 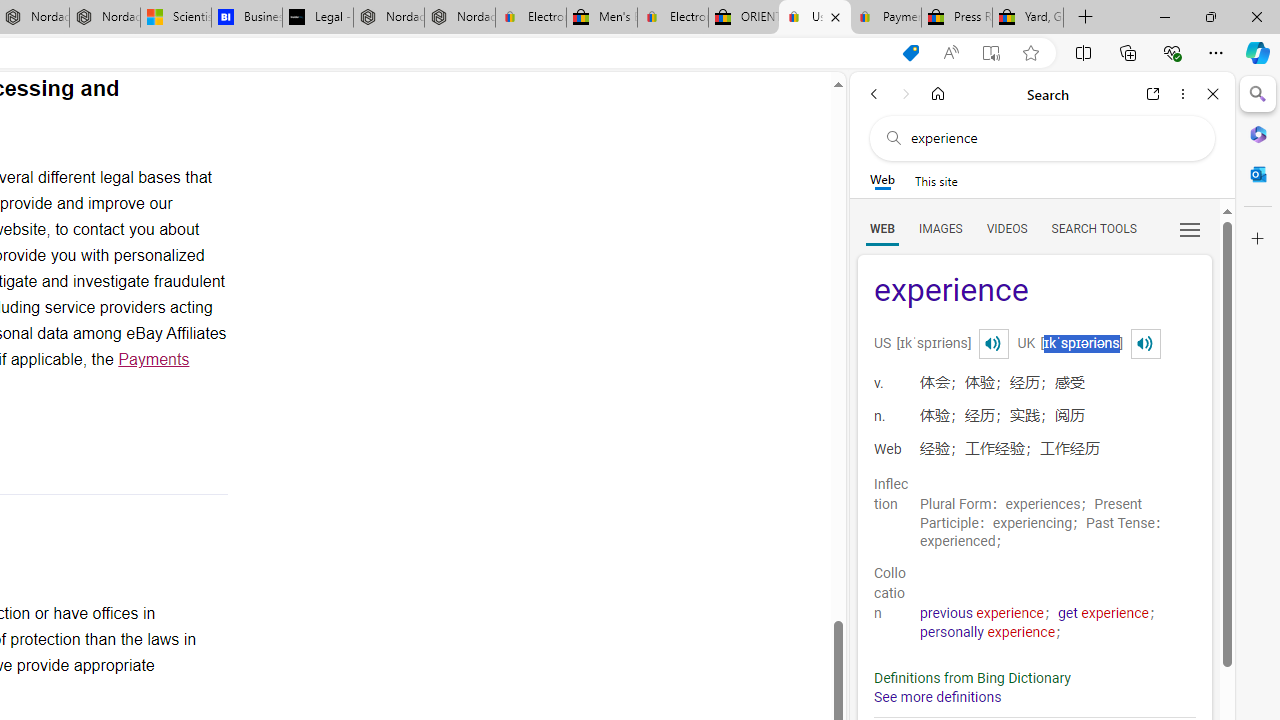 What do you see at coordinates (881, 180) in the screenshot?
I see `'Web scope'` at bounding box center [881, 180].